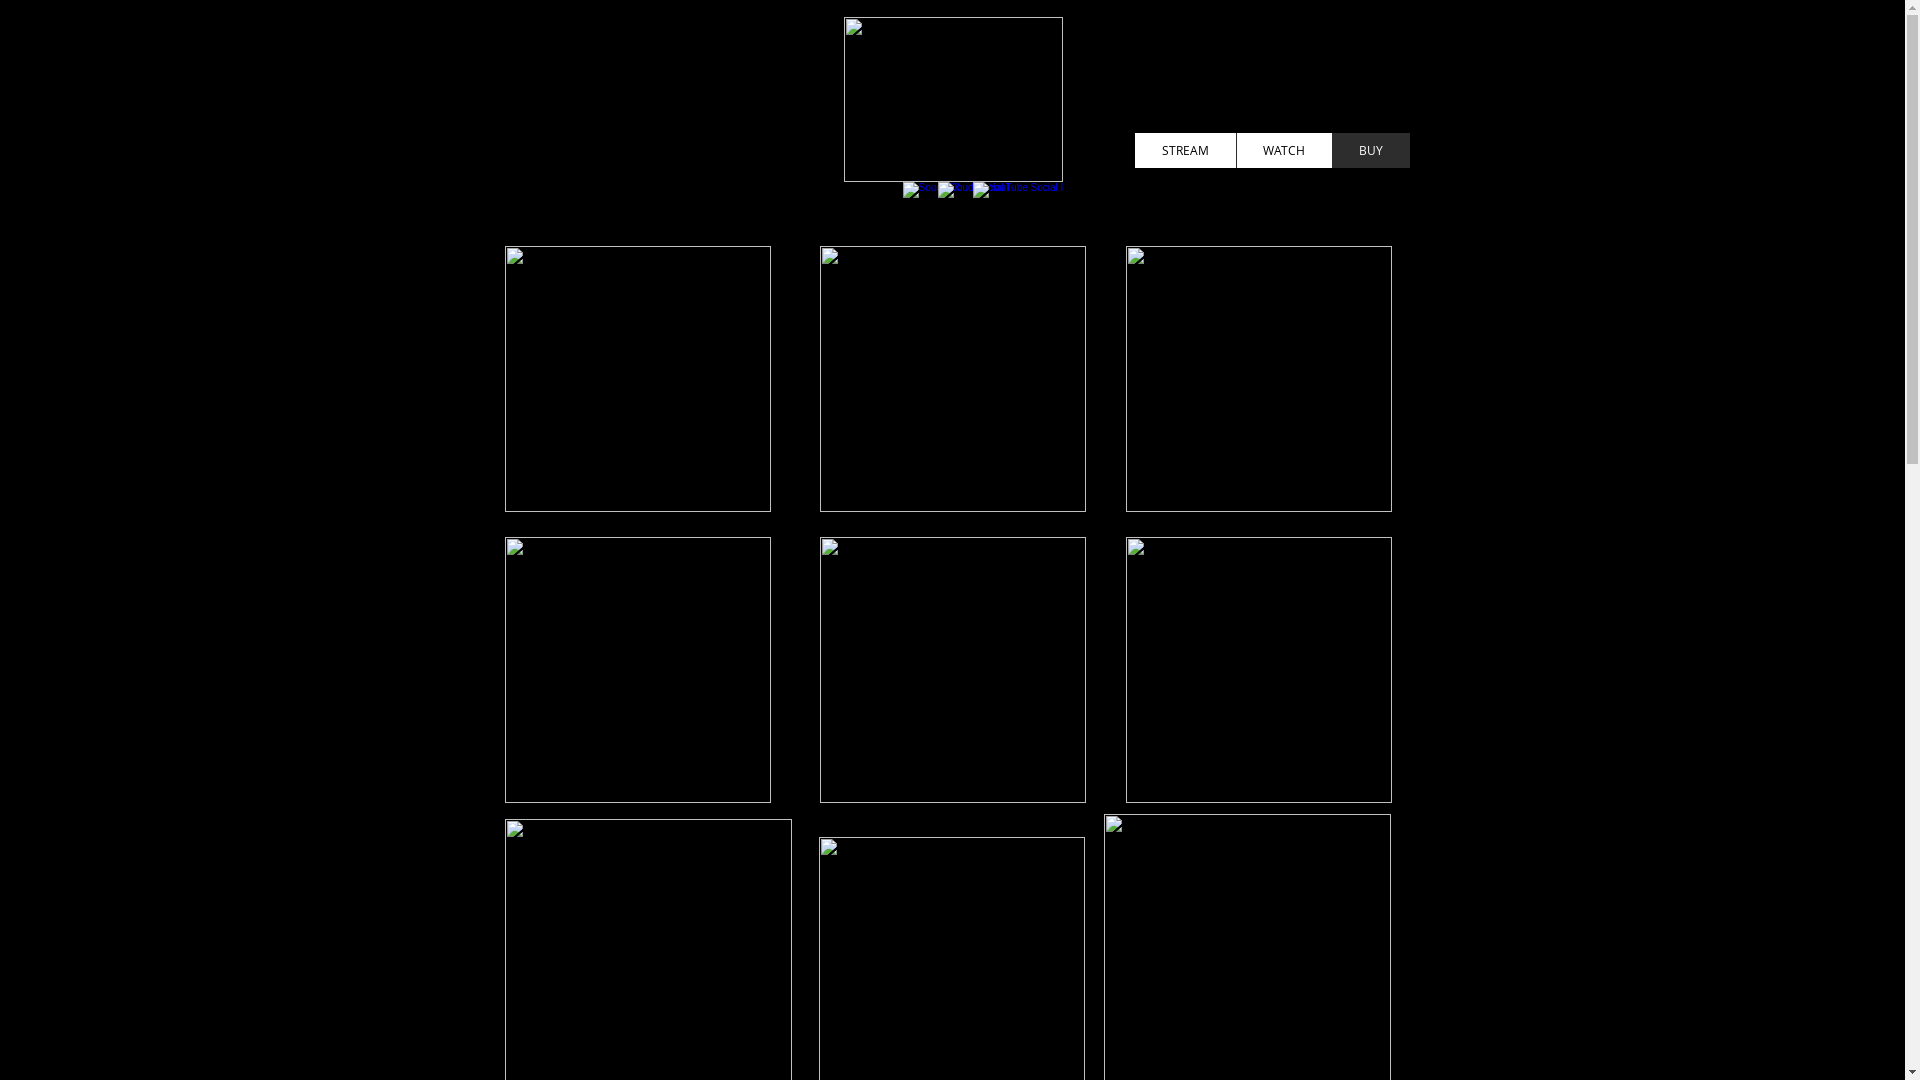 This screenshot has width=1920, height=1080. What do you see at coordinates (1370, 149) in the screenshot?
I see `'BUY'` at bounding box center [1370, 149].